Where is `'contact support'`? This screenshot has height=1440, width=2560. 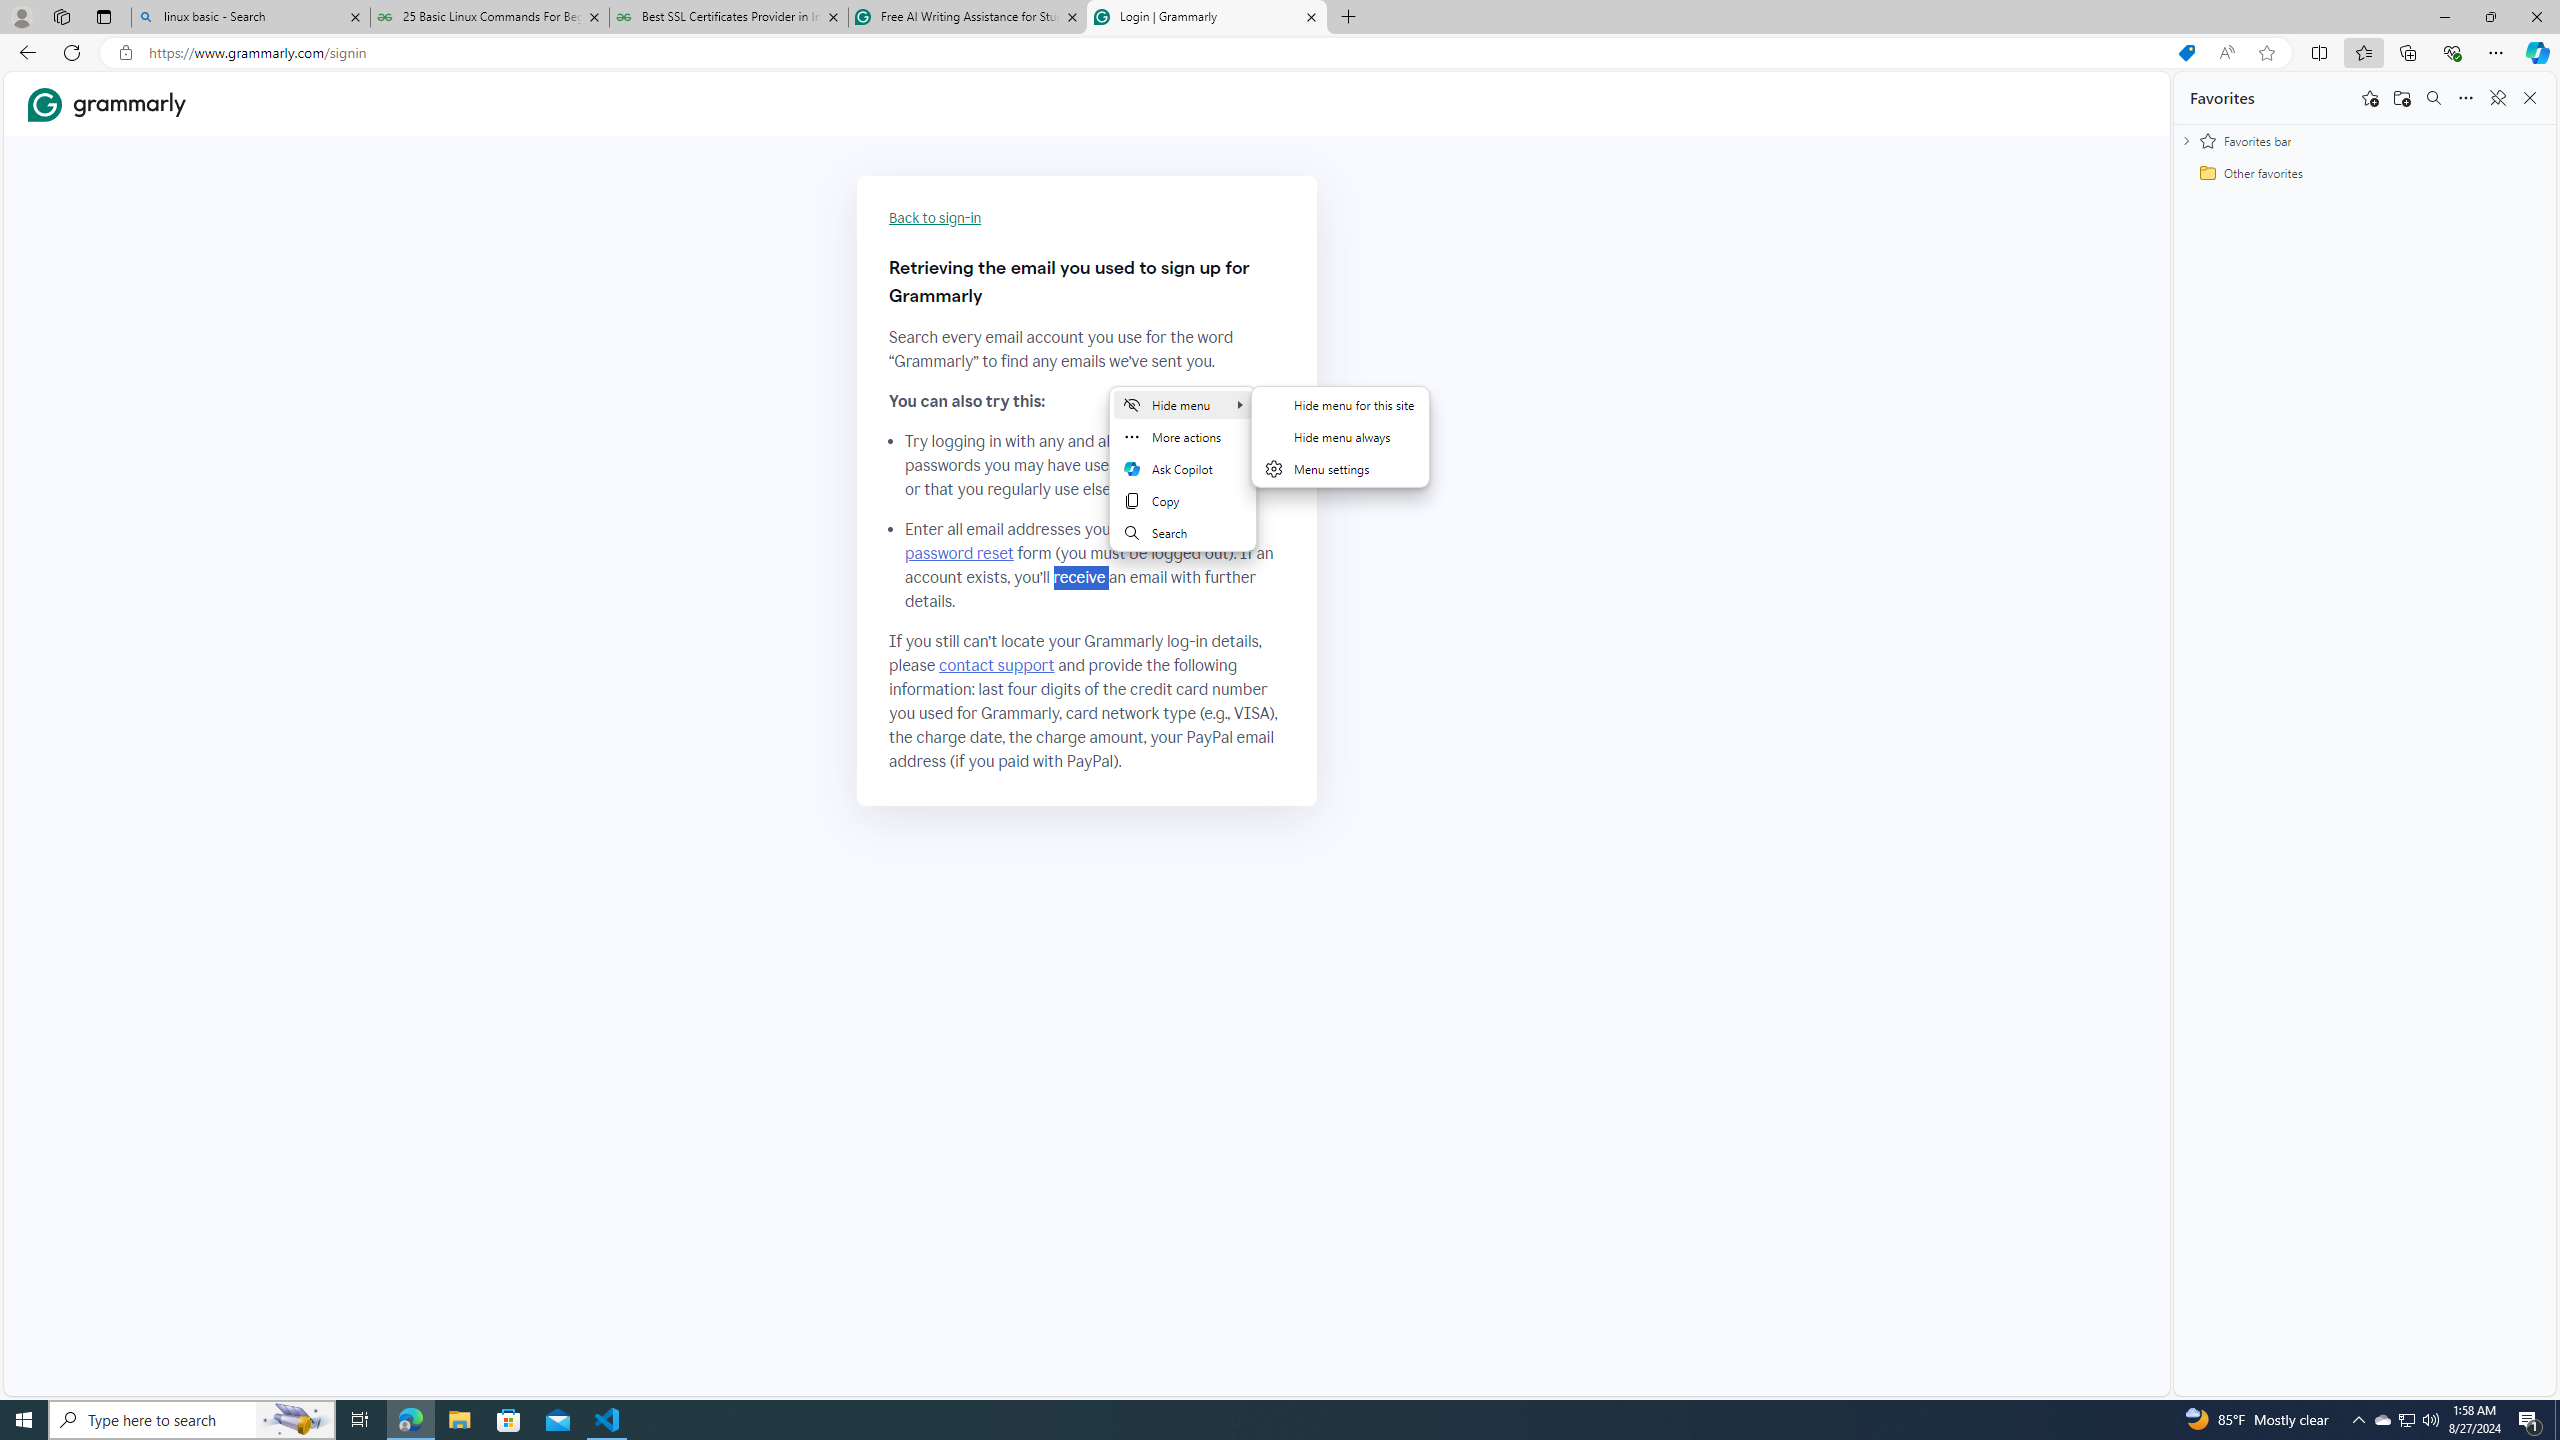 'contact support' is located at coordinates (996, 666).